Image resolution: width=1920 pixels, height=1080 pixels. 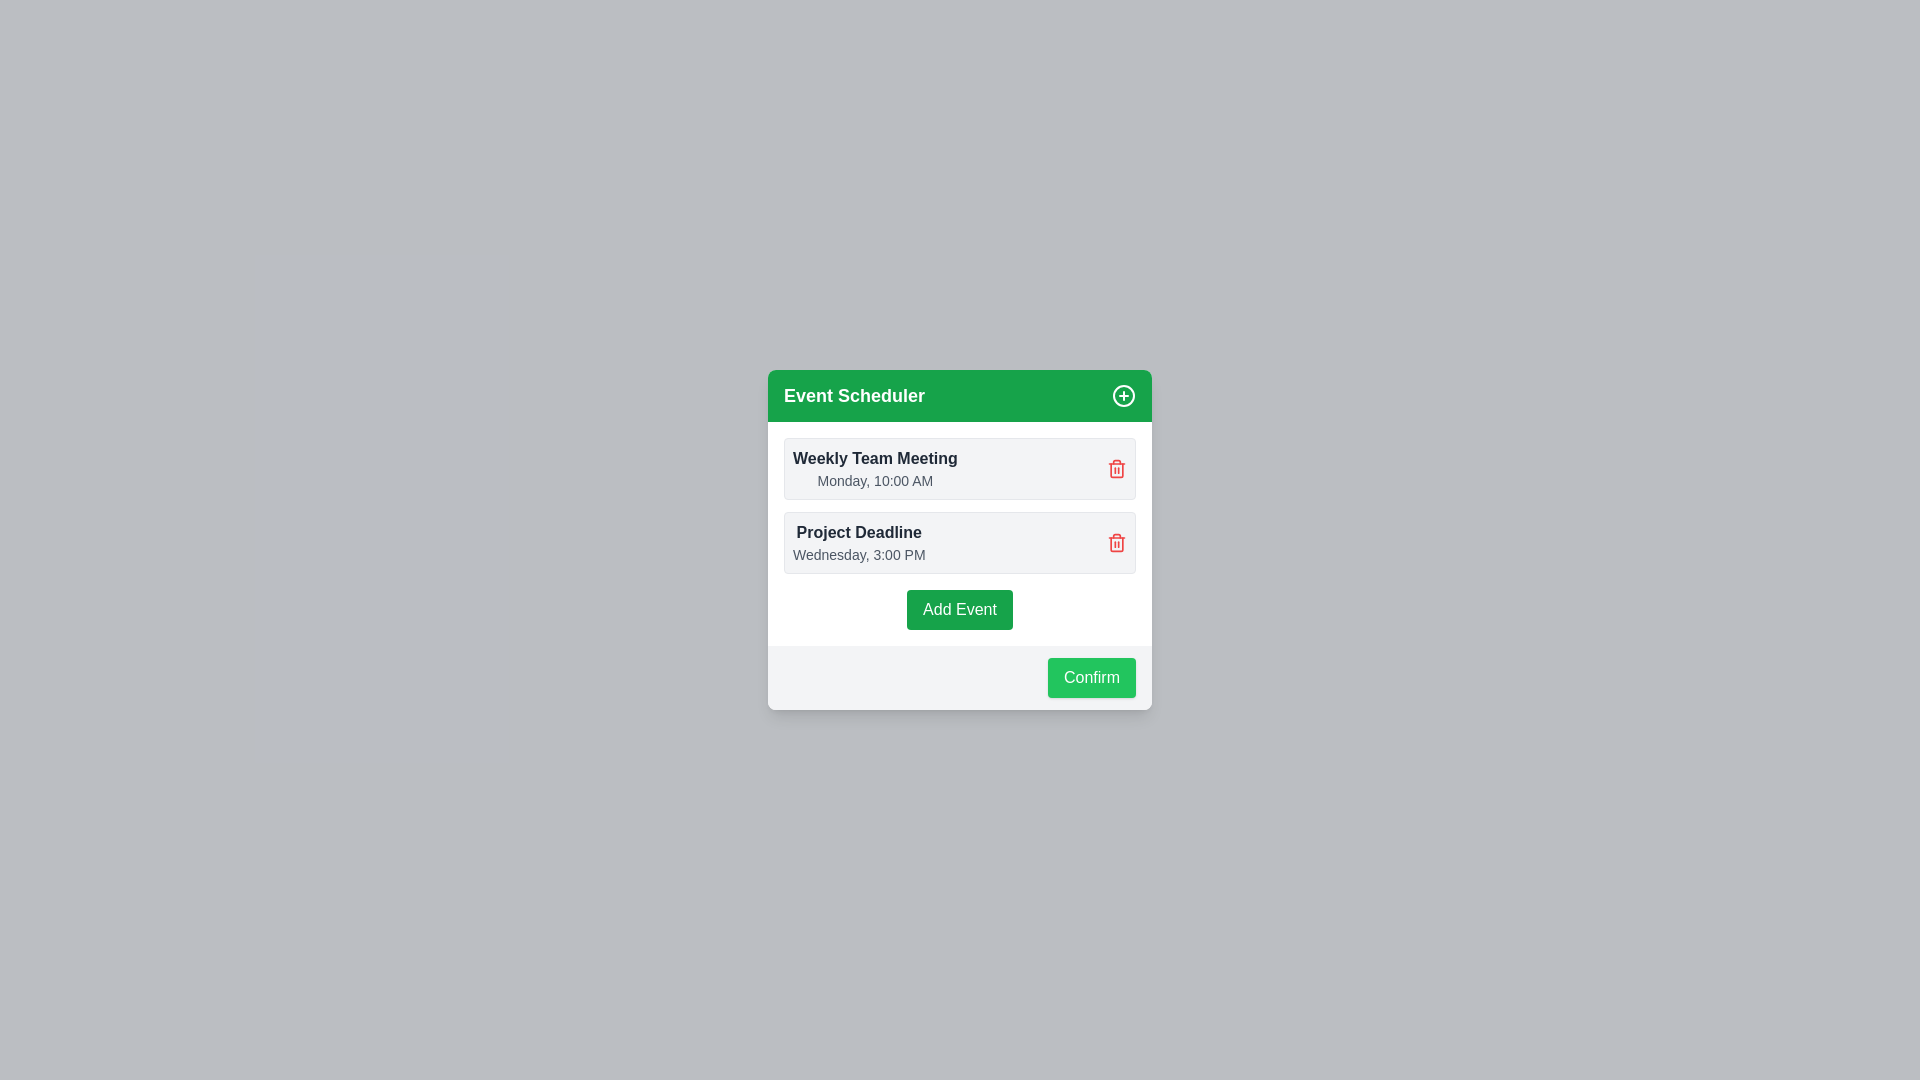 What do you see at coordinates (960, 608) in the screenshot?
I see `'Add Event' button to add a new event` at bounding box center [960, 608].